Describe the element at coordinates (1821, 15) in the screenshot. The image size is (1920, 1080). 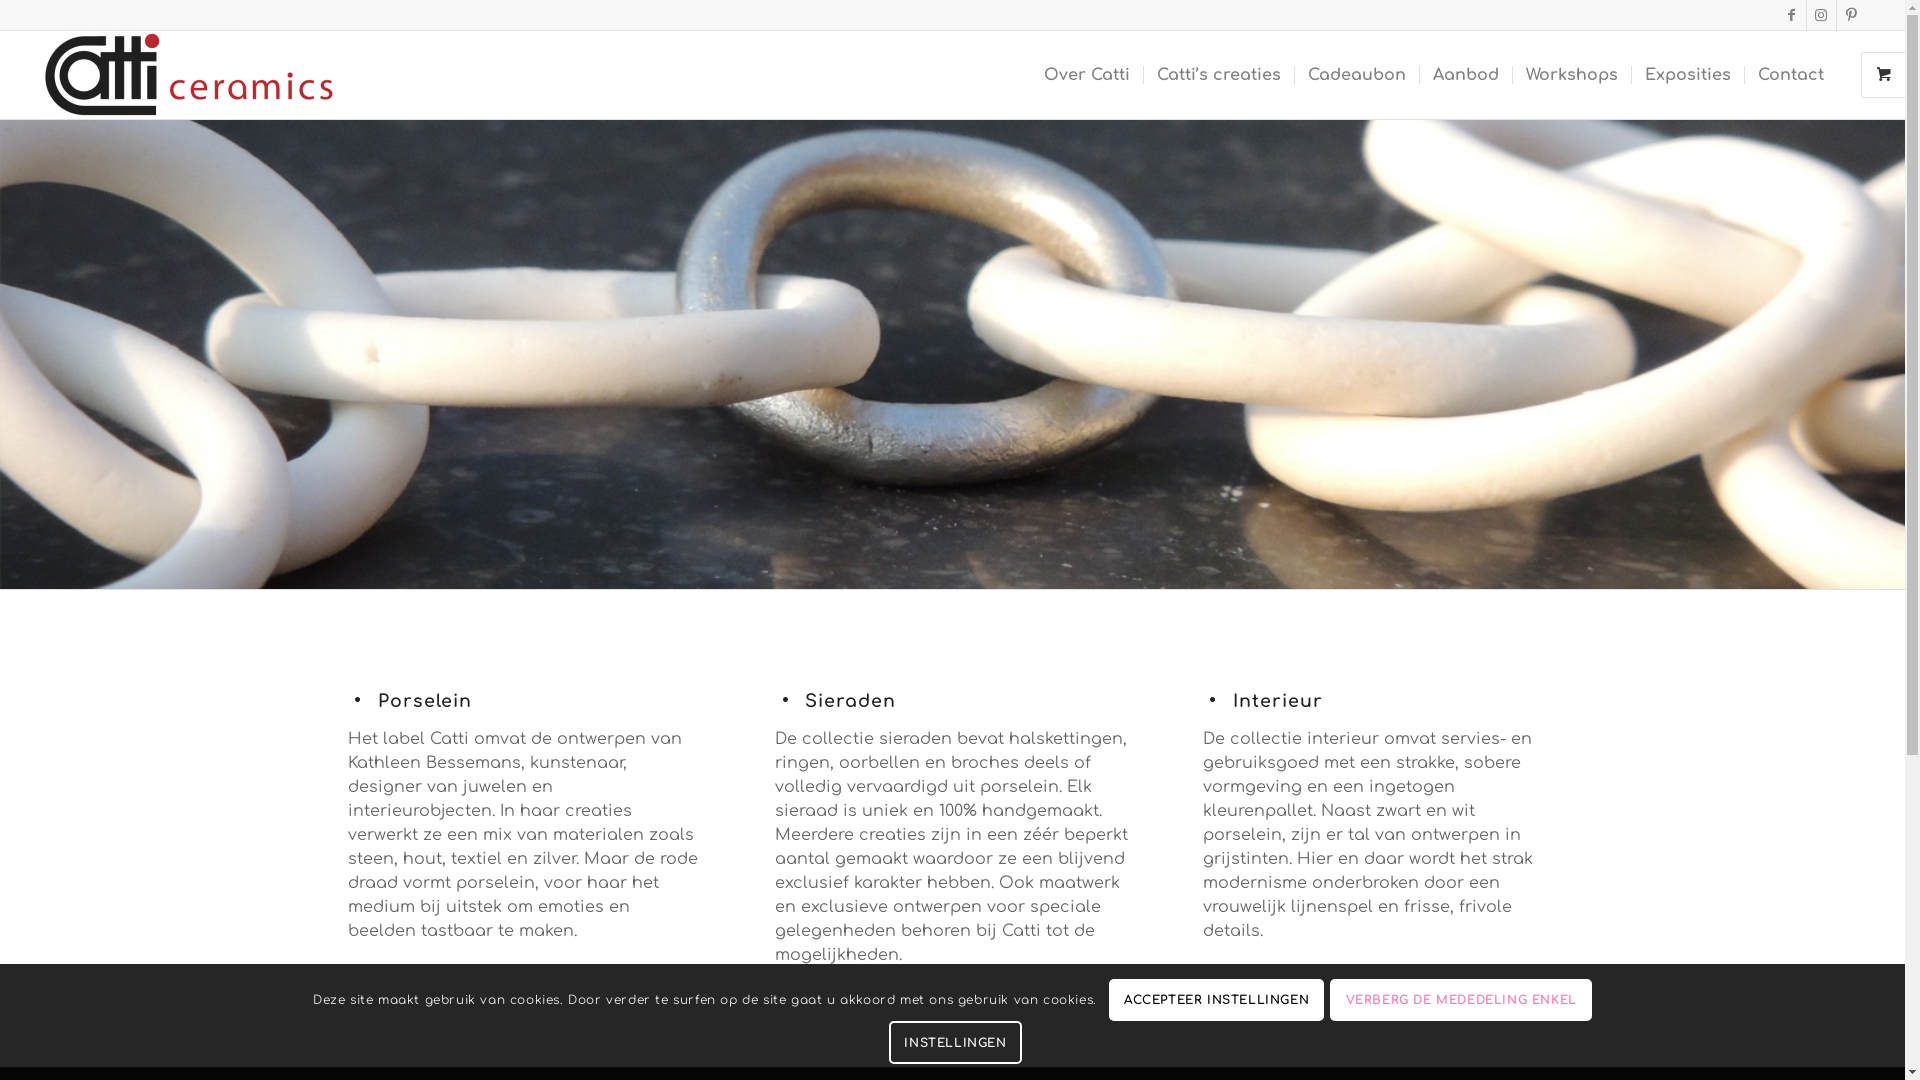
I see `'Instagram'` at that location.